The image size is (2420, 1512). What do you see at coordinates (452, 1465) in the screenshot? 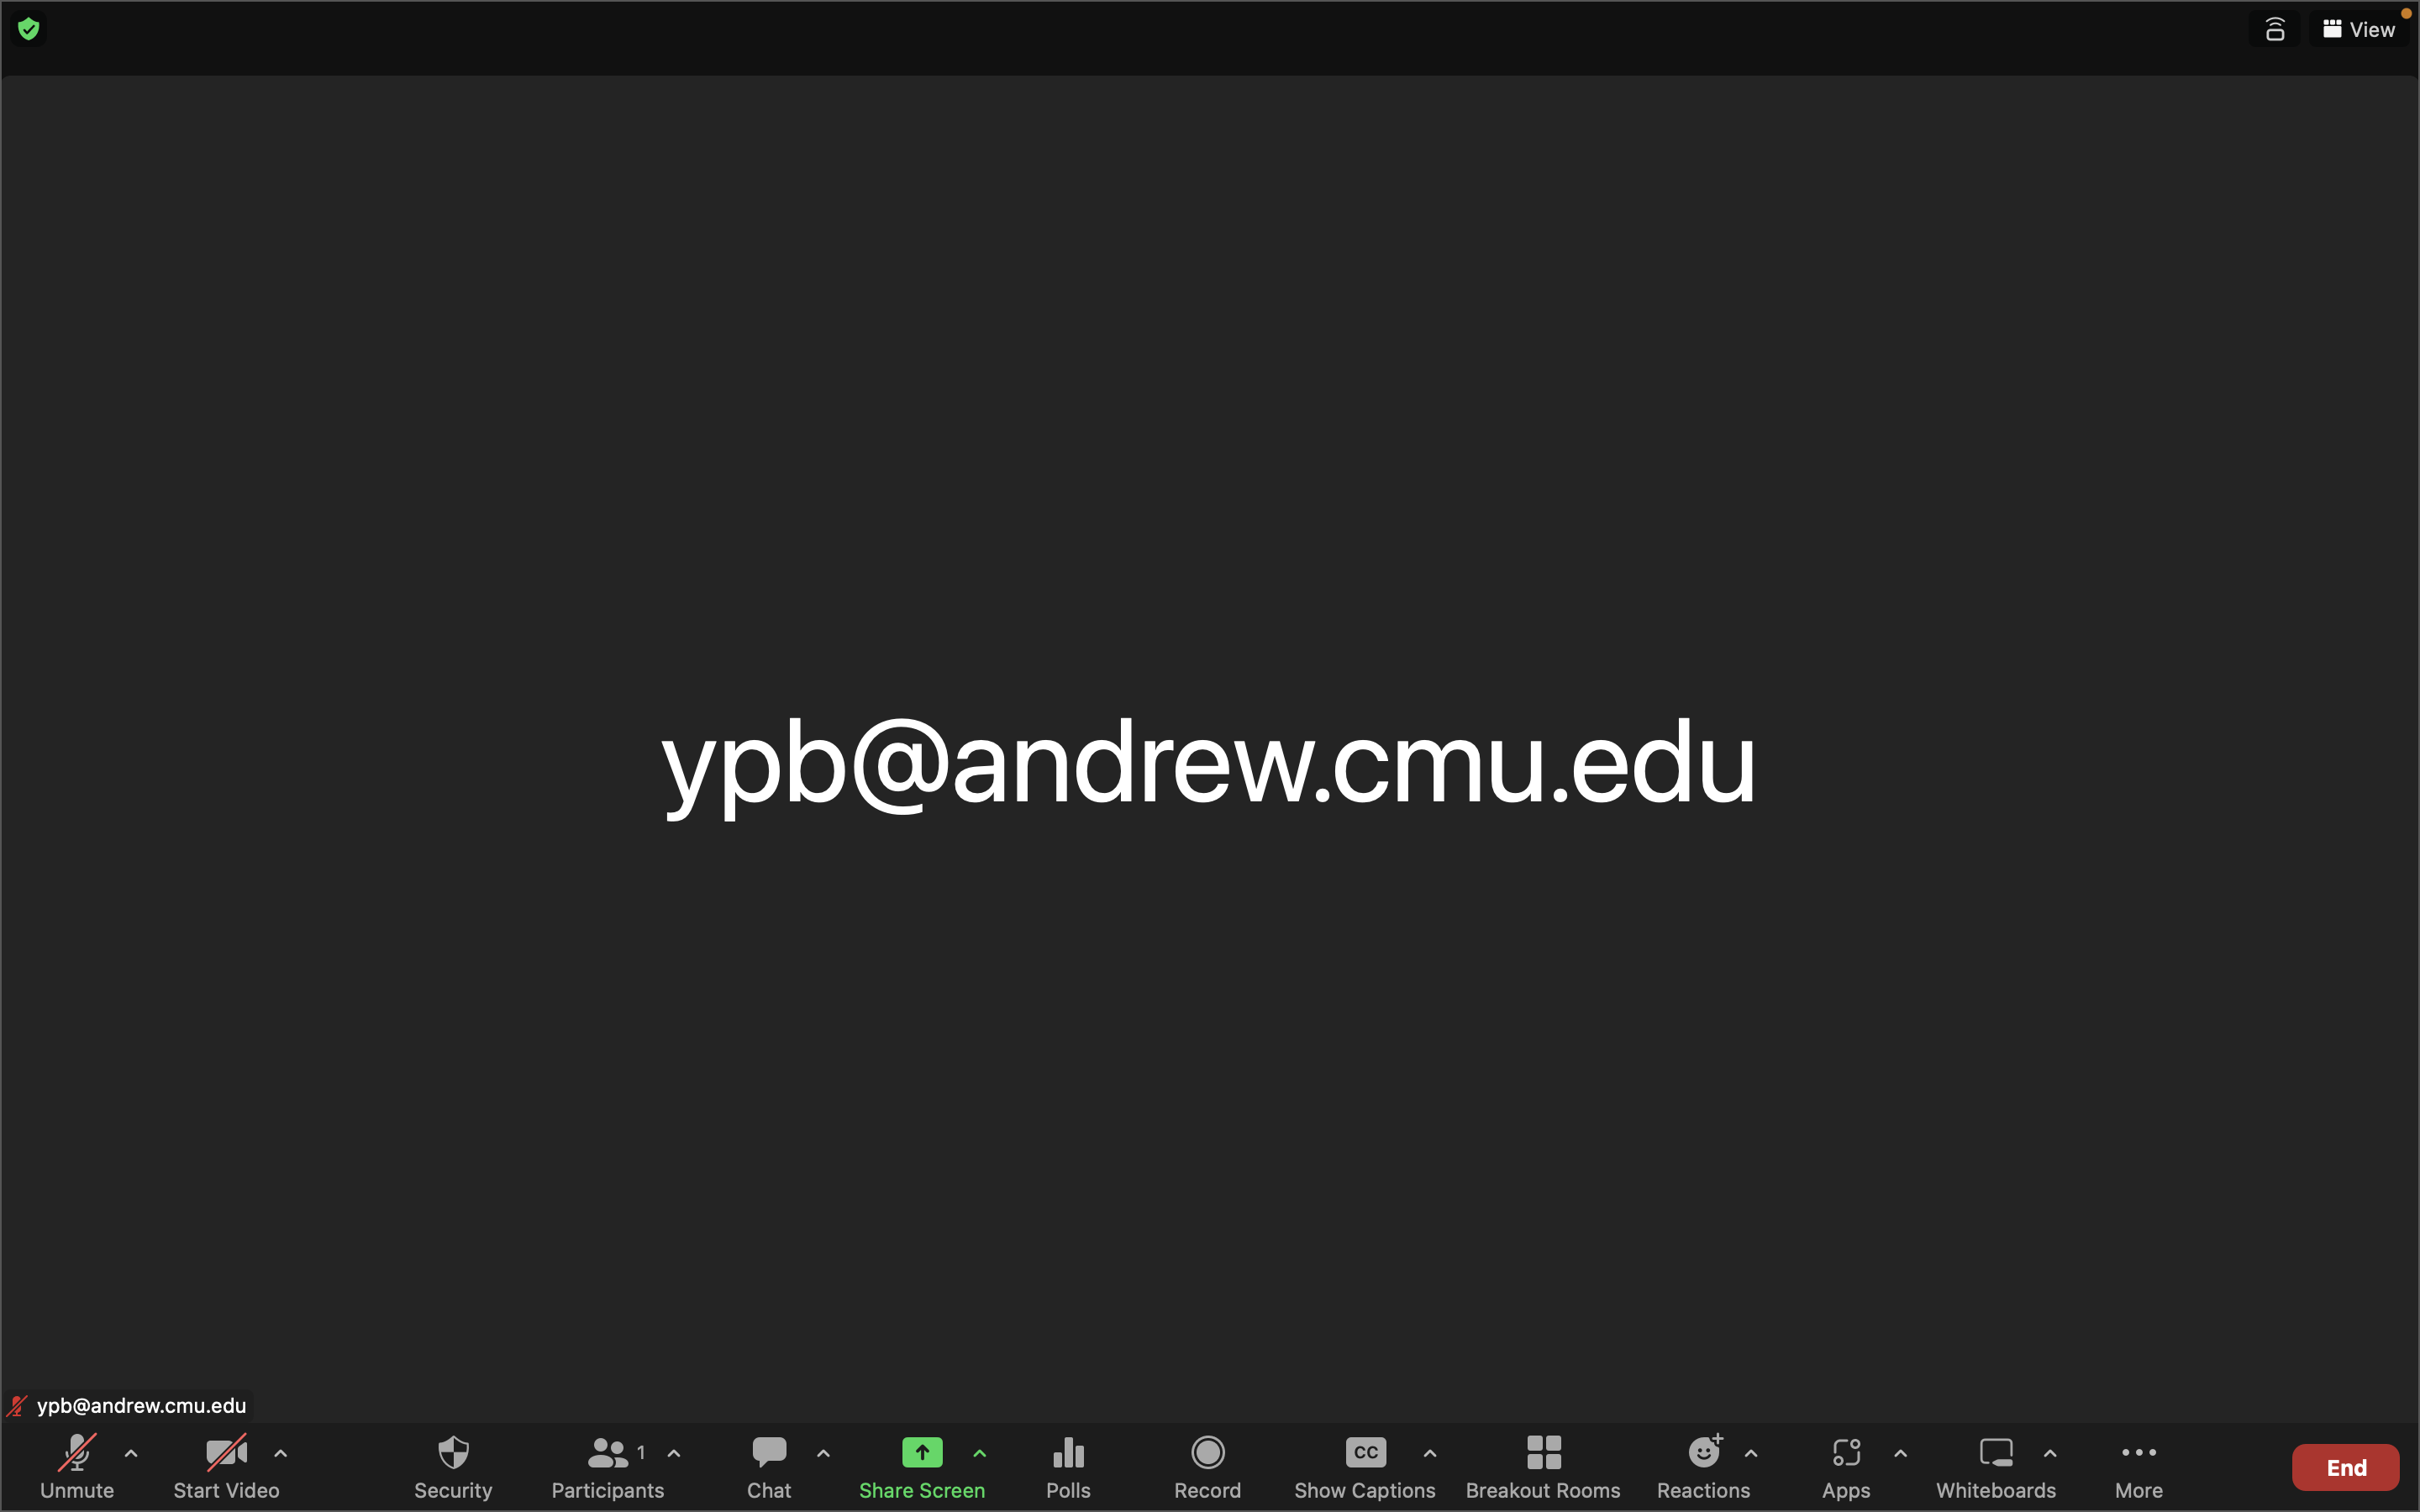
I see `the security preferences` at bounding box center [452, 1465].